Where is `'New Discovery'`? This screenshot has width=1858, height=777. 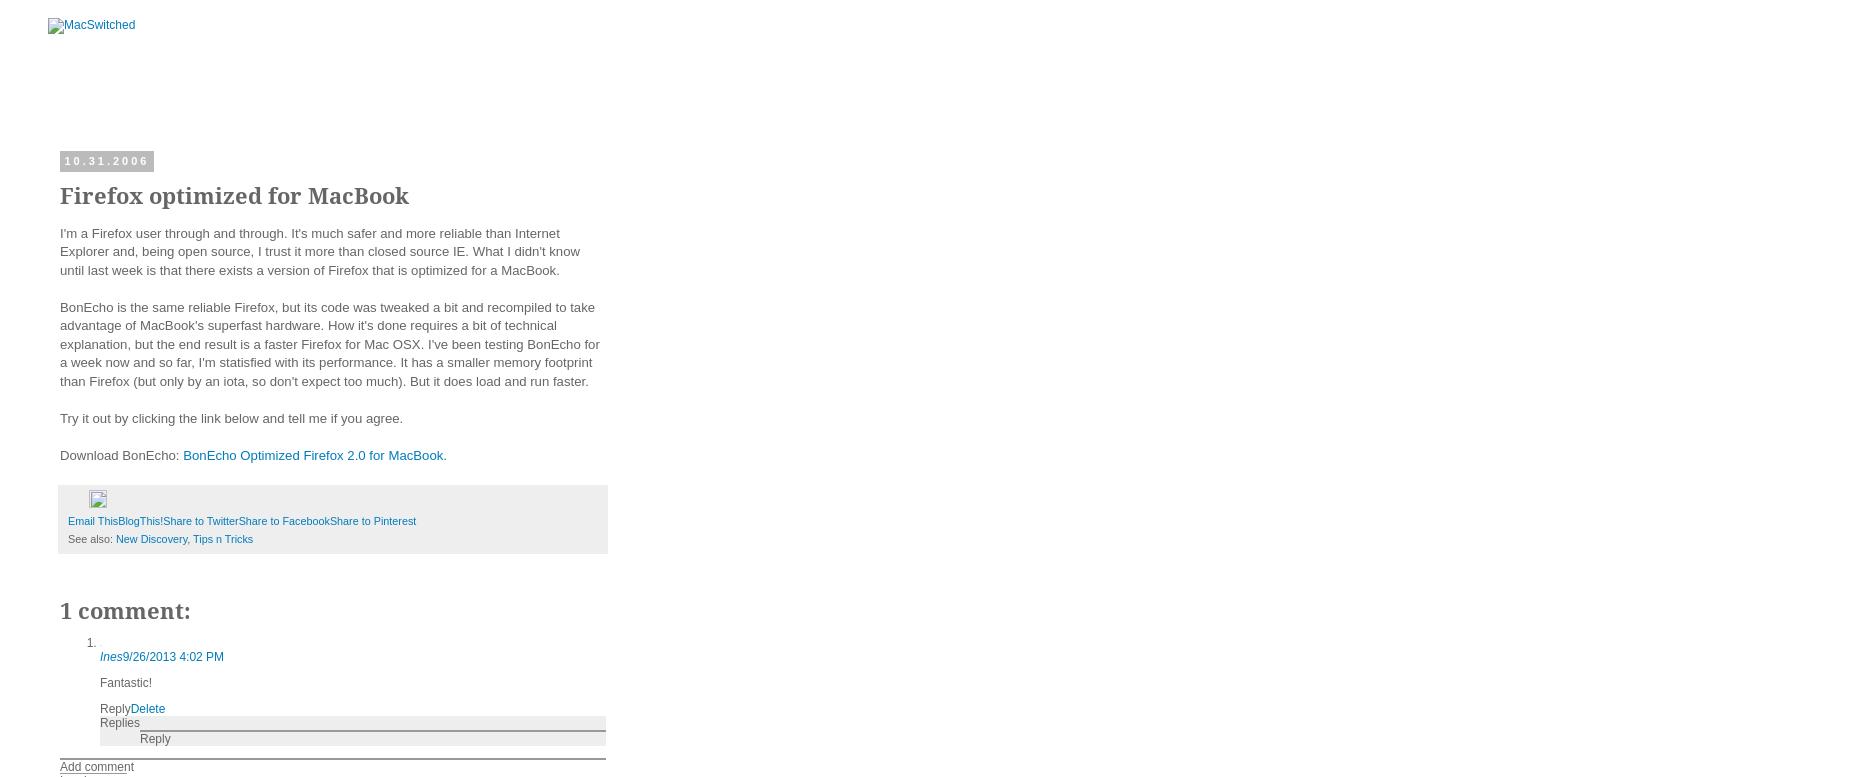
'New Discovery' is located at coordinates (151, 536).